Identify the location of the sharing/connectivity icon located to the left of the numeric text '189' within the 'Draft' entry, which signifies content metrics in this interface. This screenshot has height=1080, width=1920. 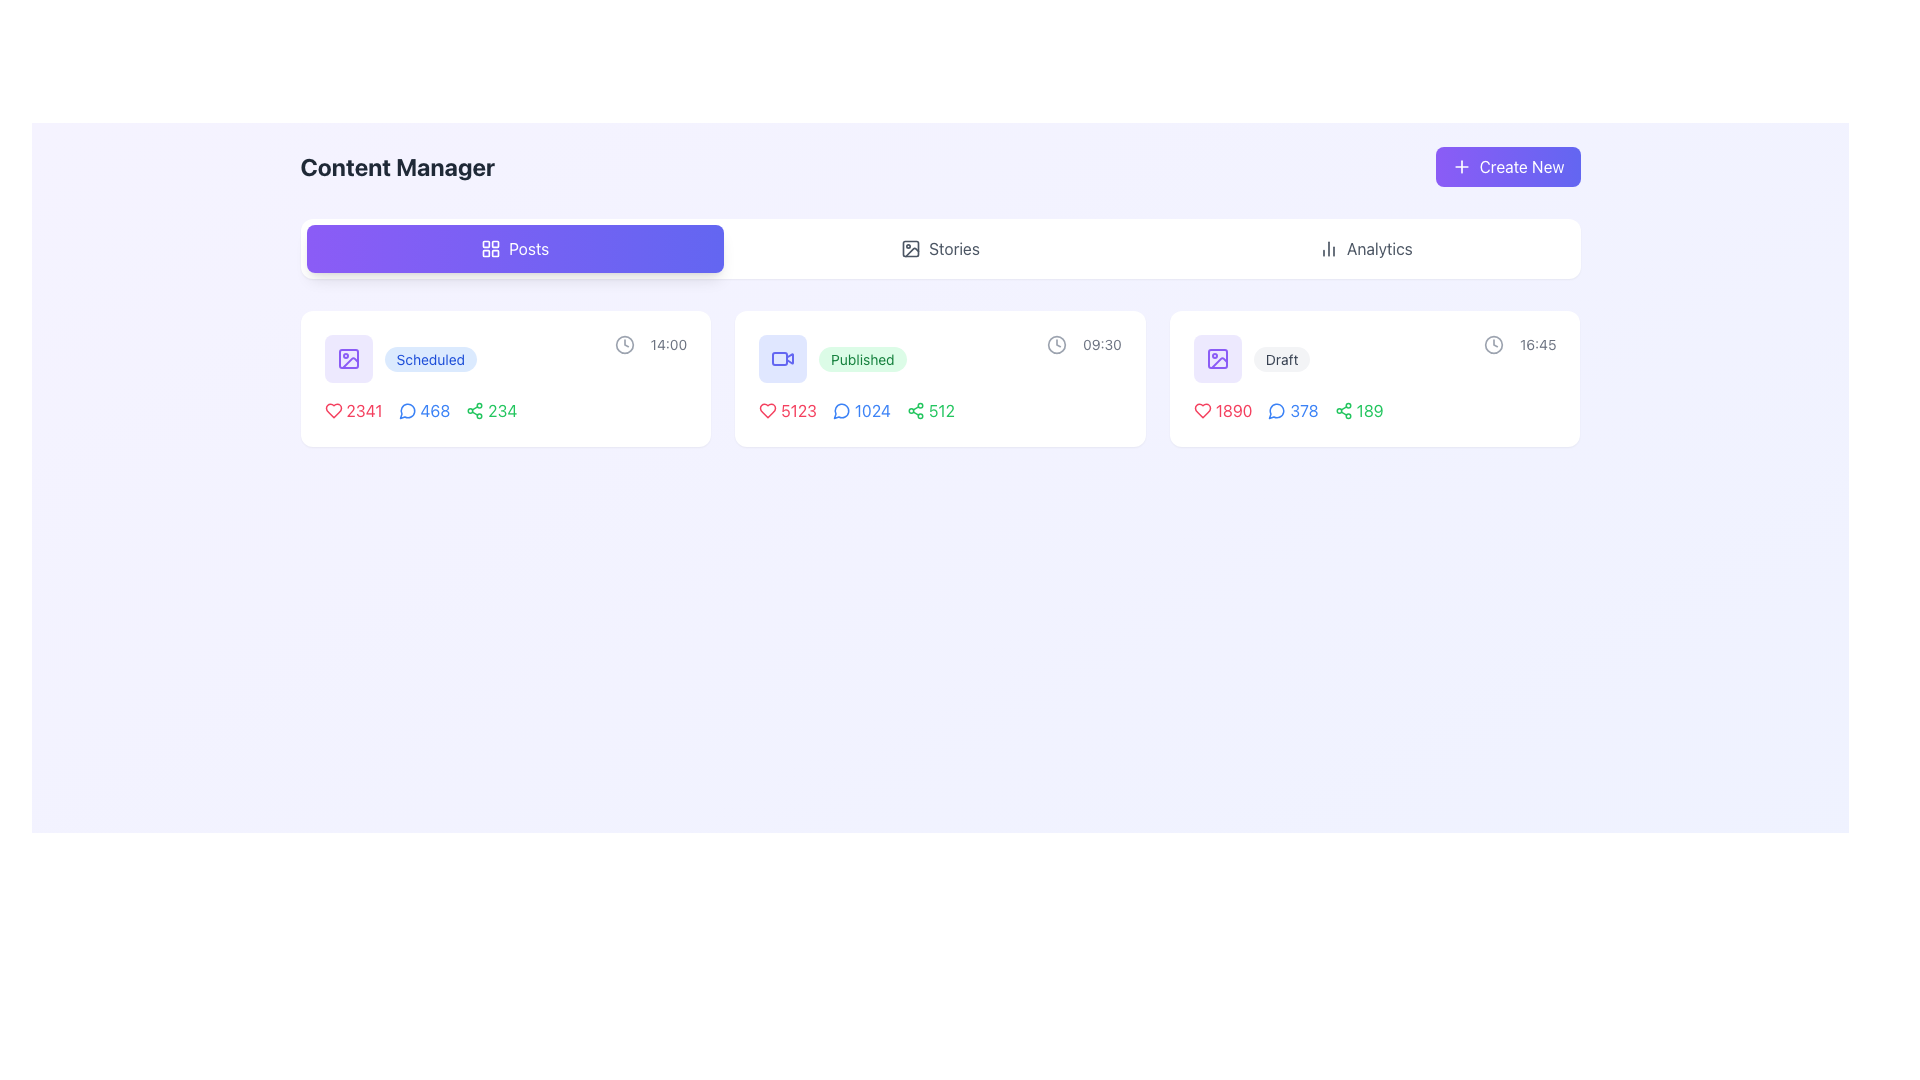
(1343, 410).